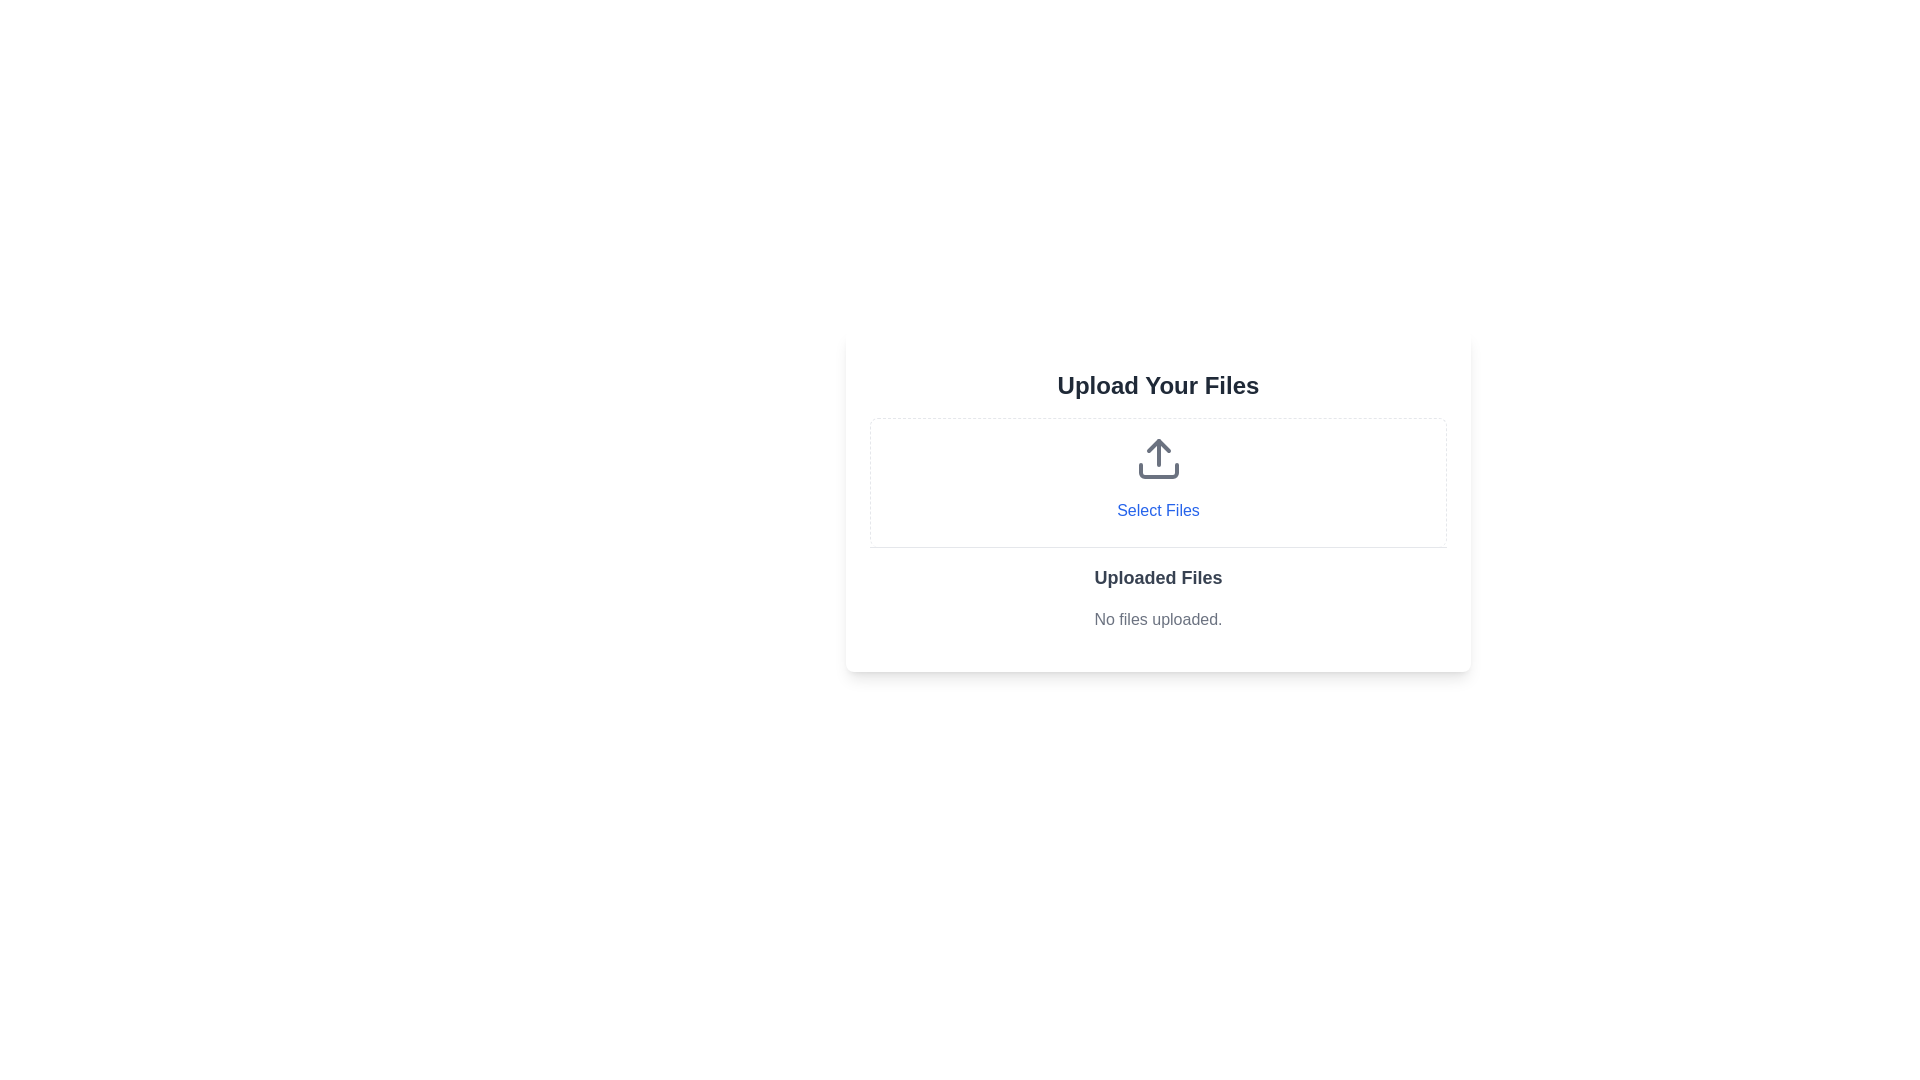 The width and height of the screenshot is (1920, 1080). Describe the element at coordinates (1158, 459) in the screenshot. I see `the upload icon located in the 'Select Files' button area, which visually represents the file selection functionality under the 'Upload Your Files' section` at that location.